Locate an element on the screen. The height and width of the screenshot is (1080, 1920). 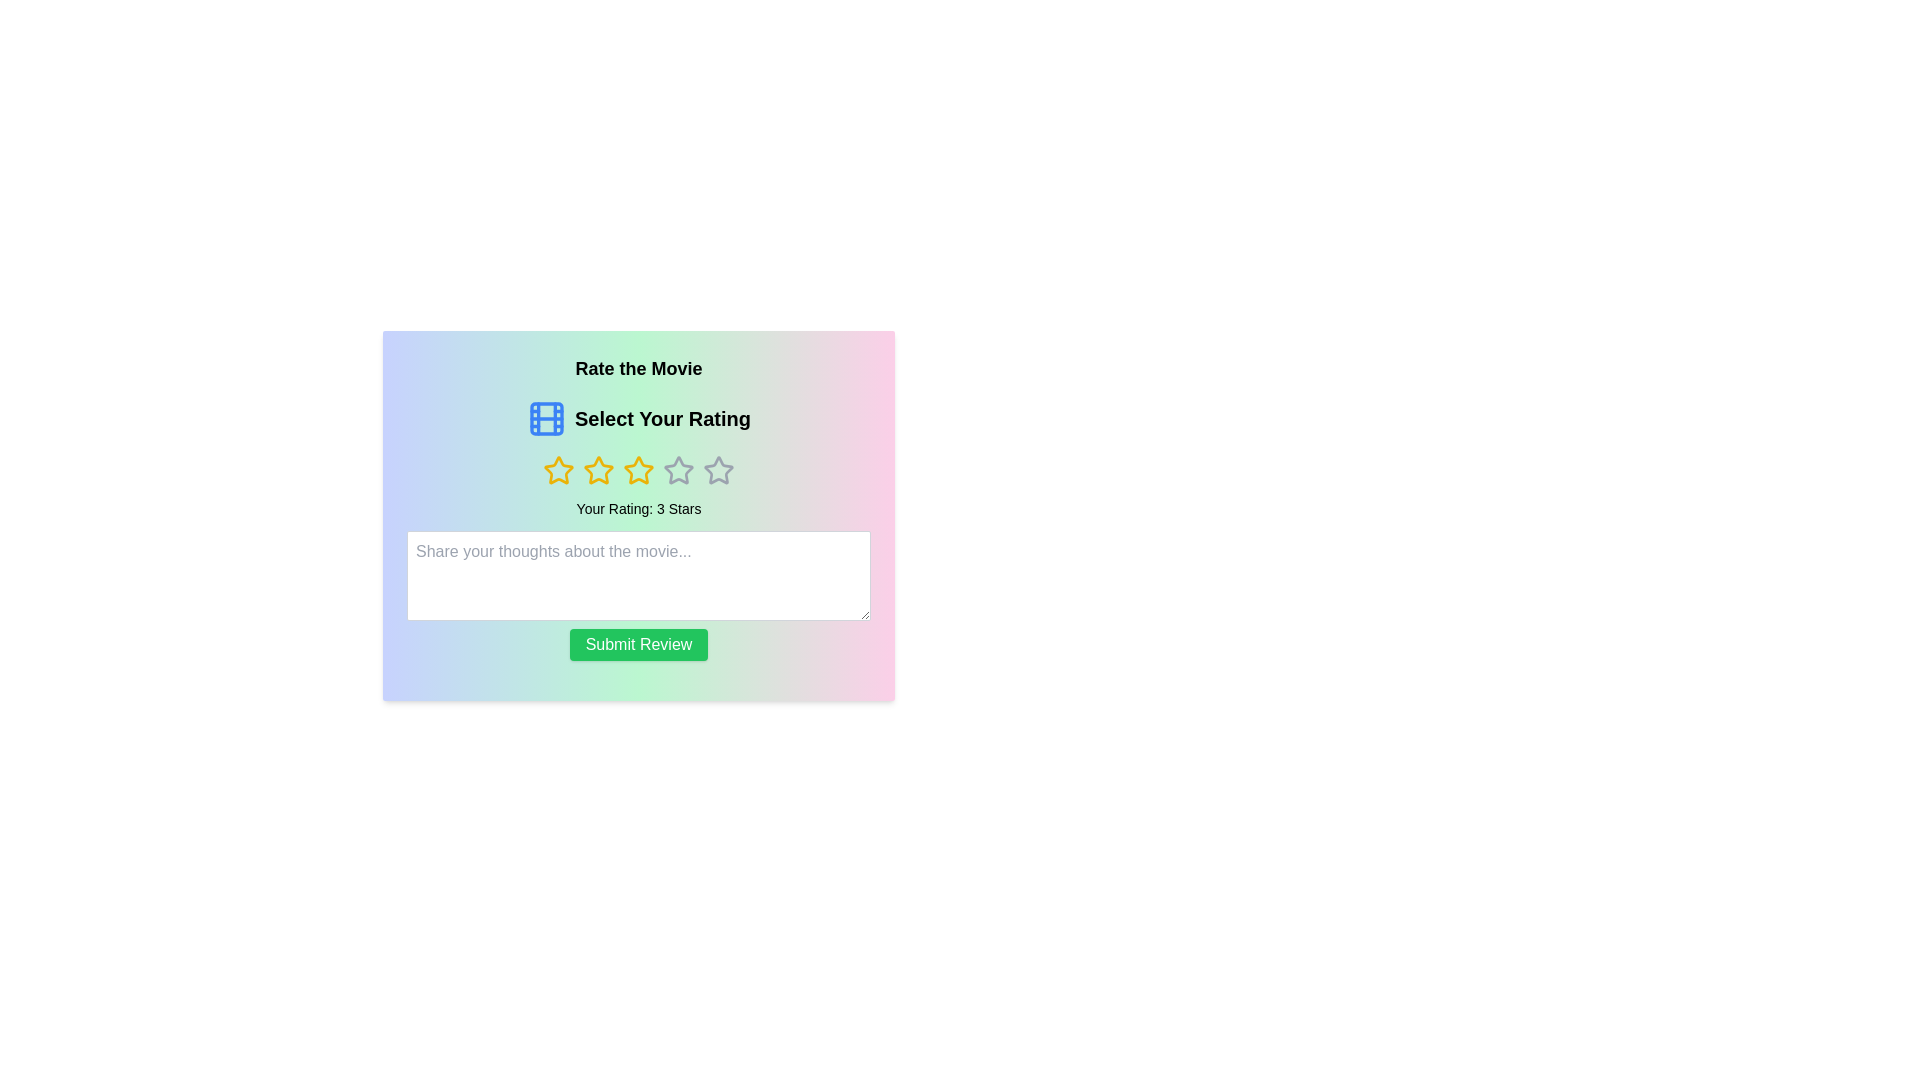
the third star icon in the star rating component is located at coordinates (558, 470).